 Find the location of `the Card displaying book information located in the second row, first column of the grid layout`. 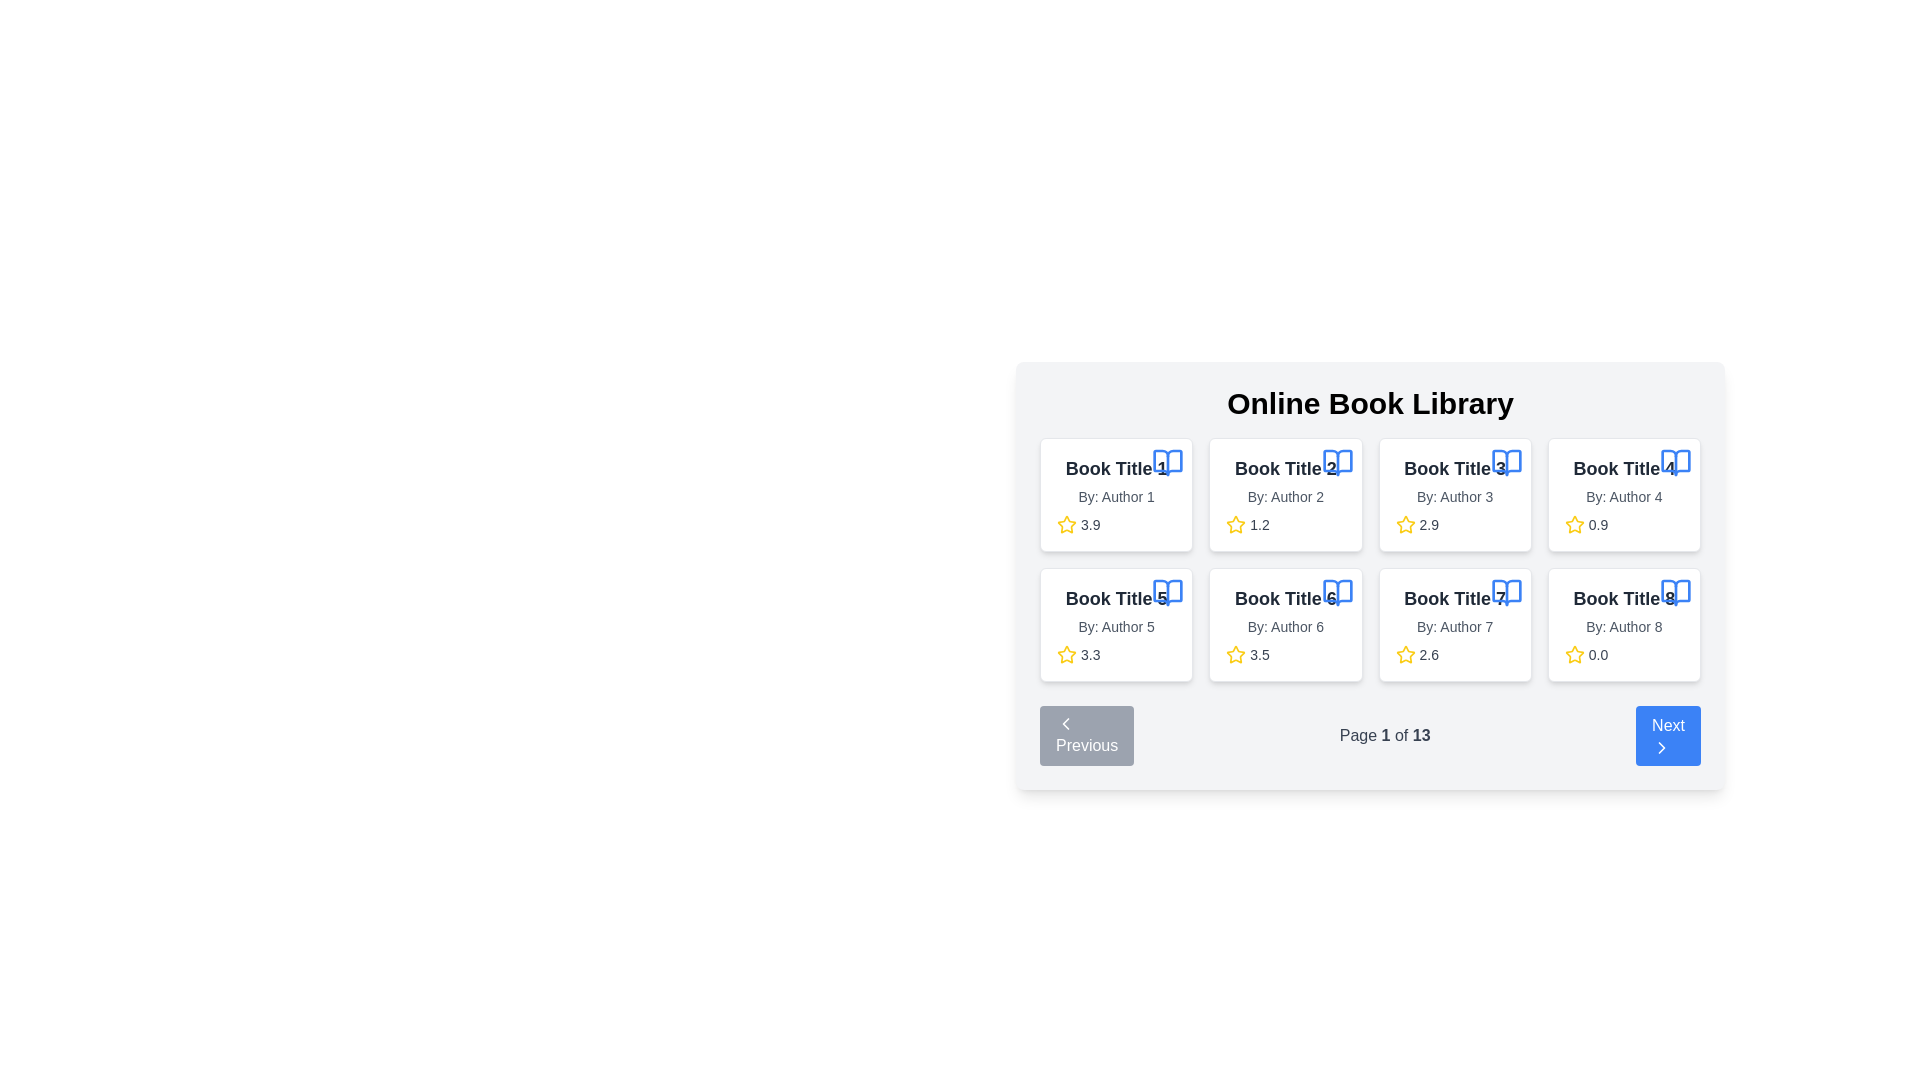

the Card displaying book information located in the second row, first column of the grid layout is located at coordinates (1115, 623).